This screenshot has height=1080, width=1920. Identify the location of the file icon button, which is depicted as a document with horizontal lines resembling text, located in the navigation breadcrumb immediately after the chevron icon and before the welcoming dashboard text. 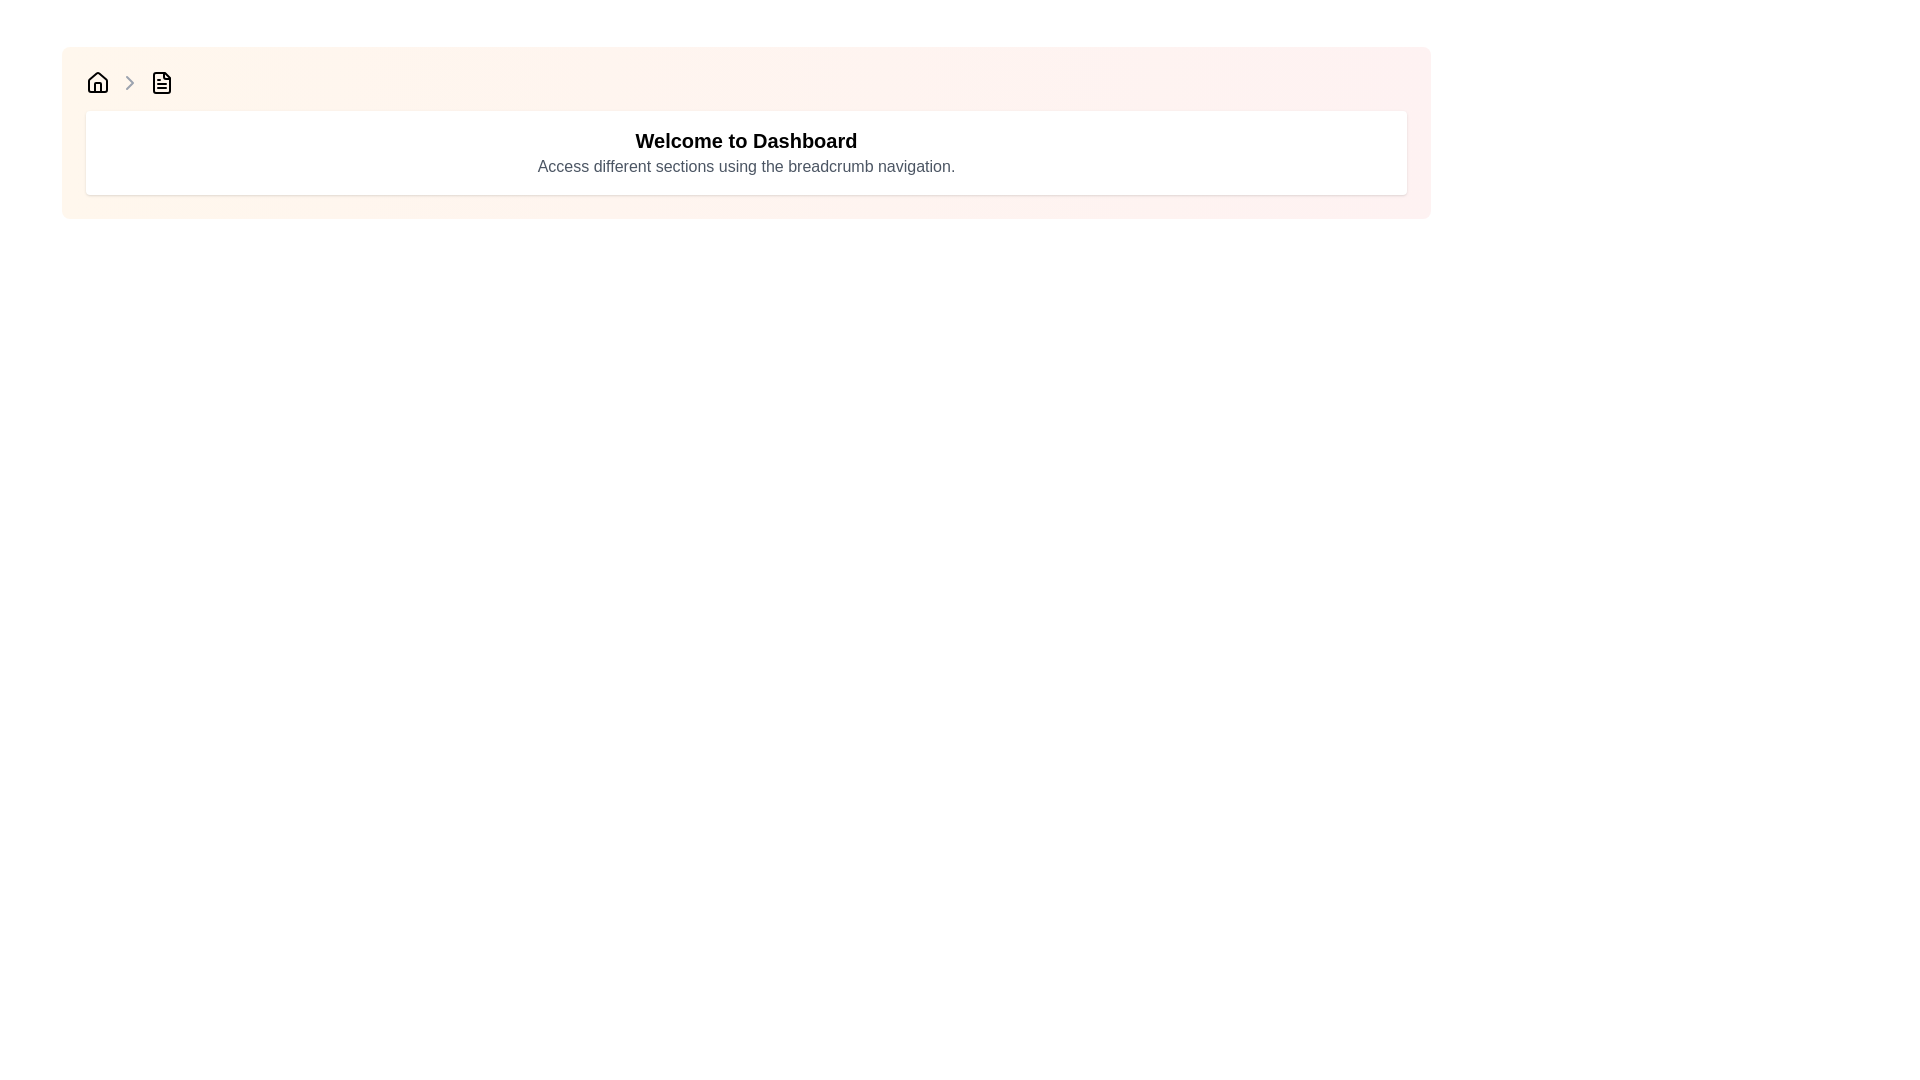
(162, 82).